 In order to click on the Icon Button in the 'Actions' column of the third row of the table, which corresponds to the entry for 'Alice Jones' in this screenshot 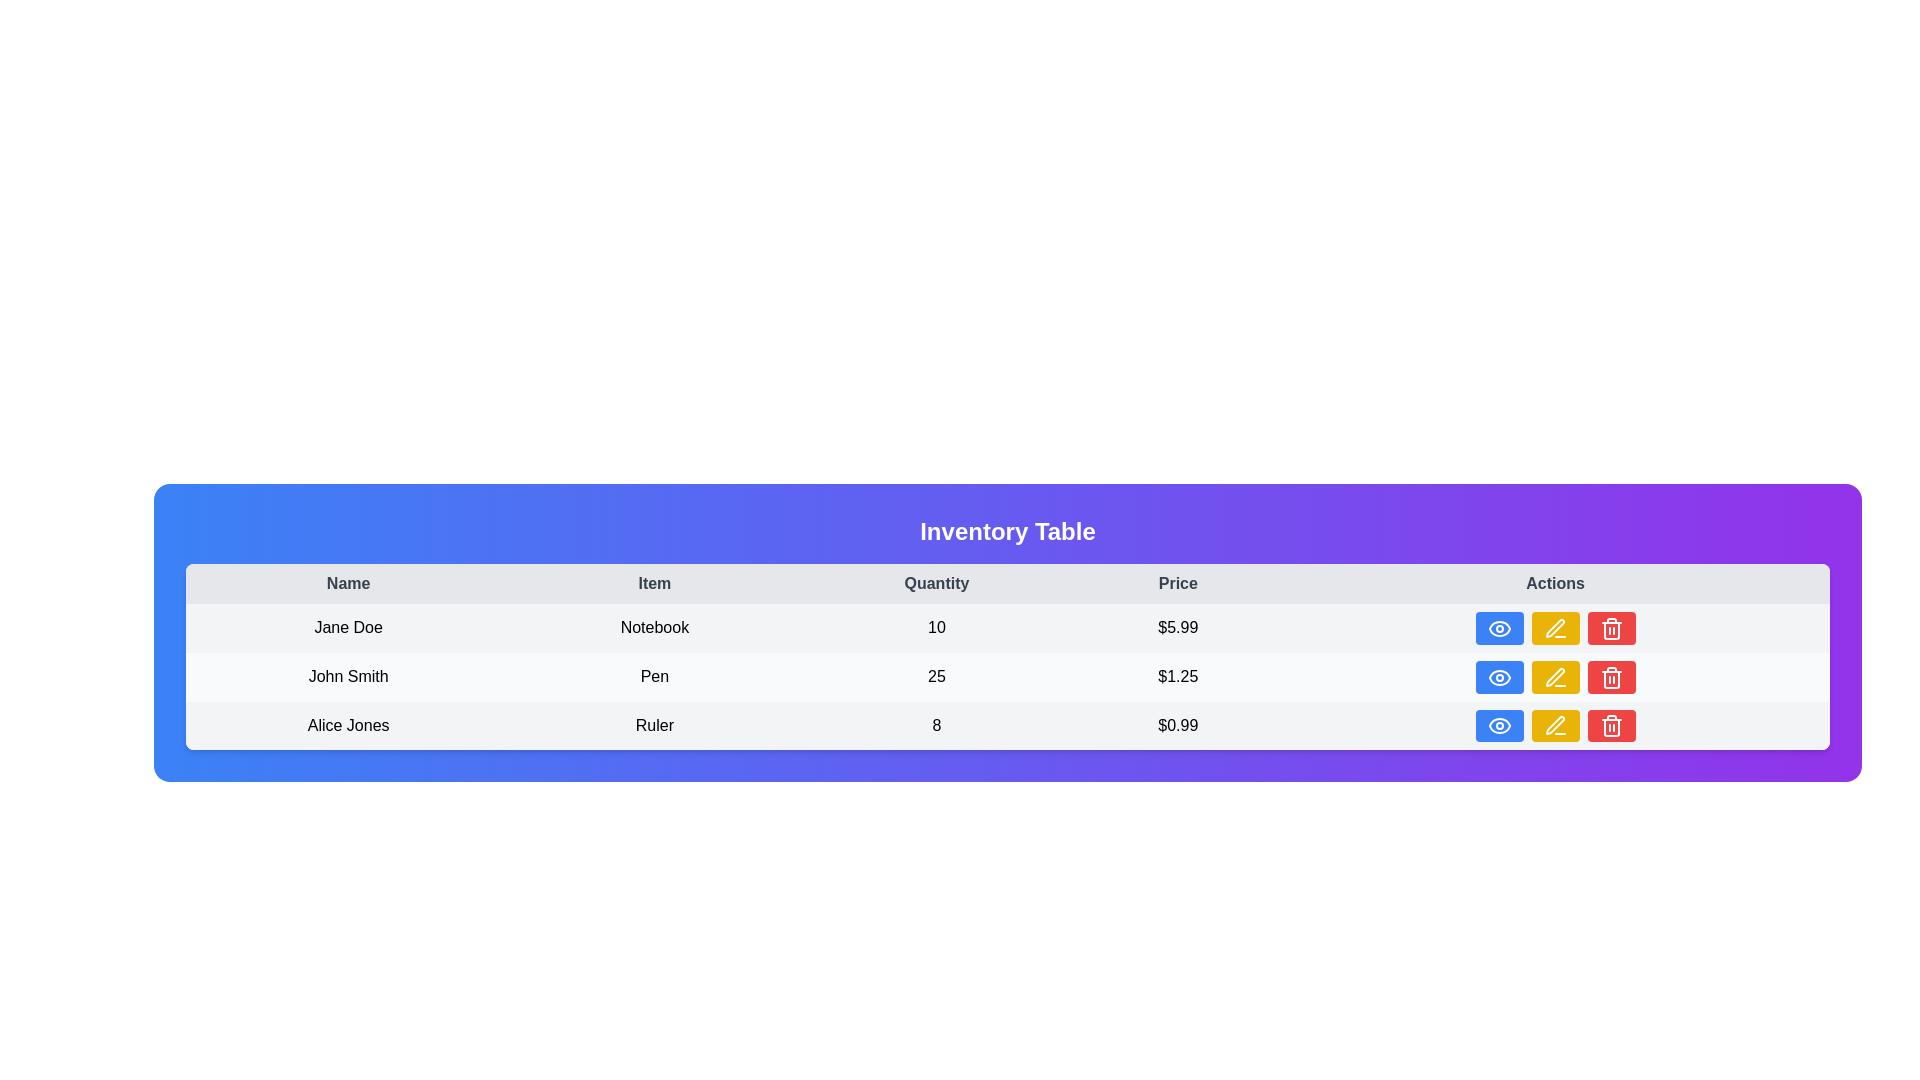, I will do `click(1611, 726)`.